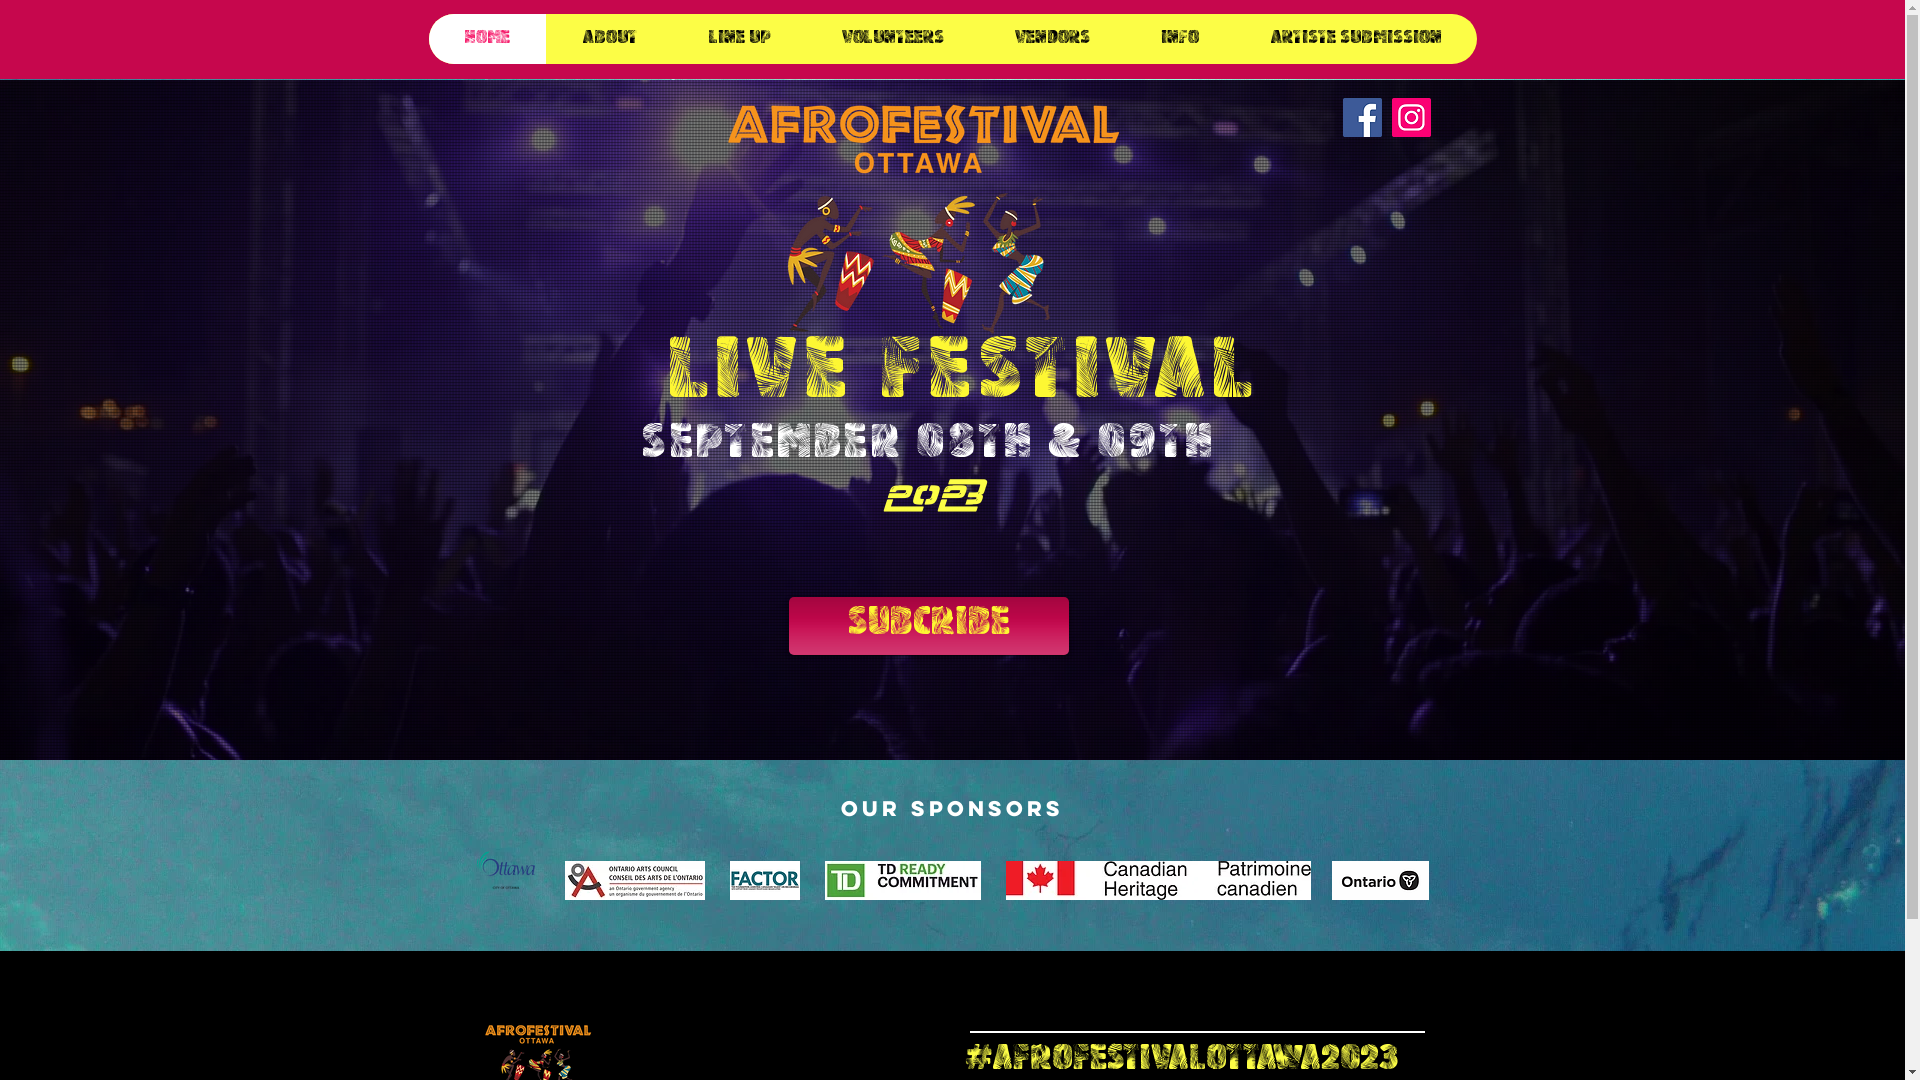 The image size is (1920, 1080). What do you see at coordinates (891, 38) in the screenshot?
I see `'VOLUNTEERS'` at bounding box center [891, 38].